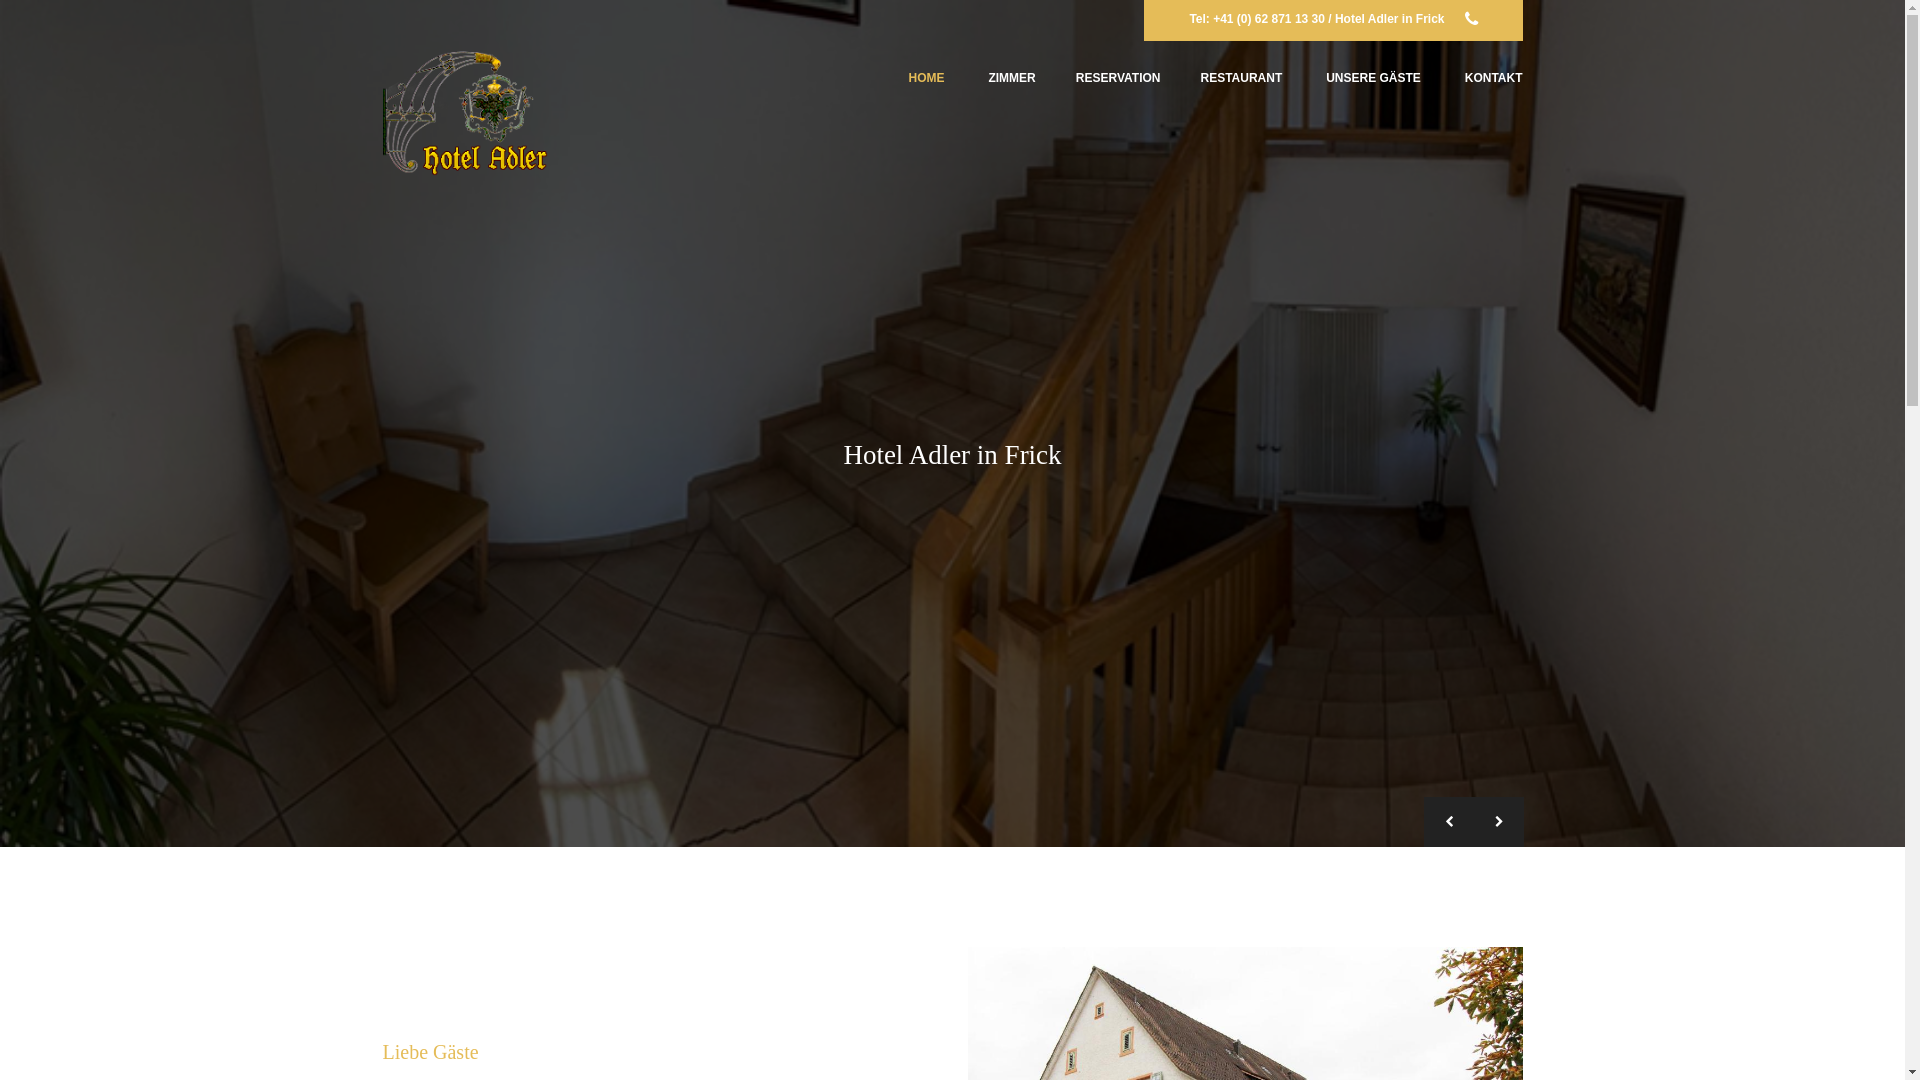 The height and width of the screenshot is (1080, 1920). Describe the element at coordinates (1240, 77) in the screenshot. I see `'RESTAURANT'` at that location.